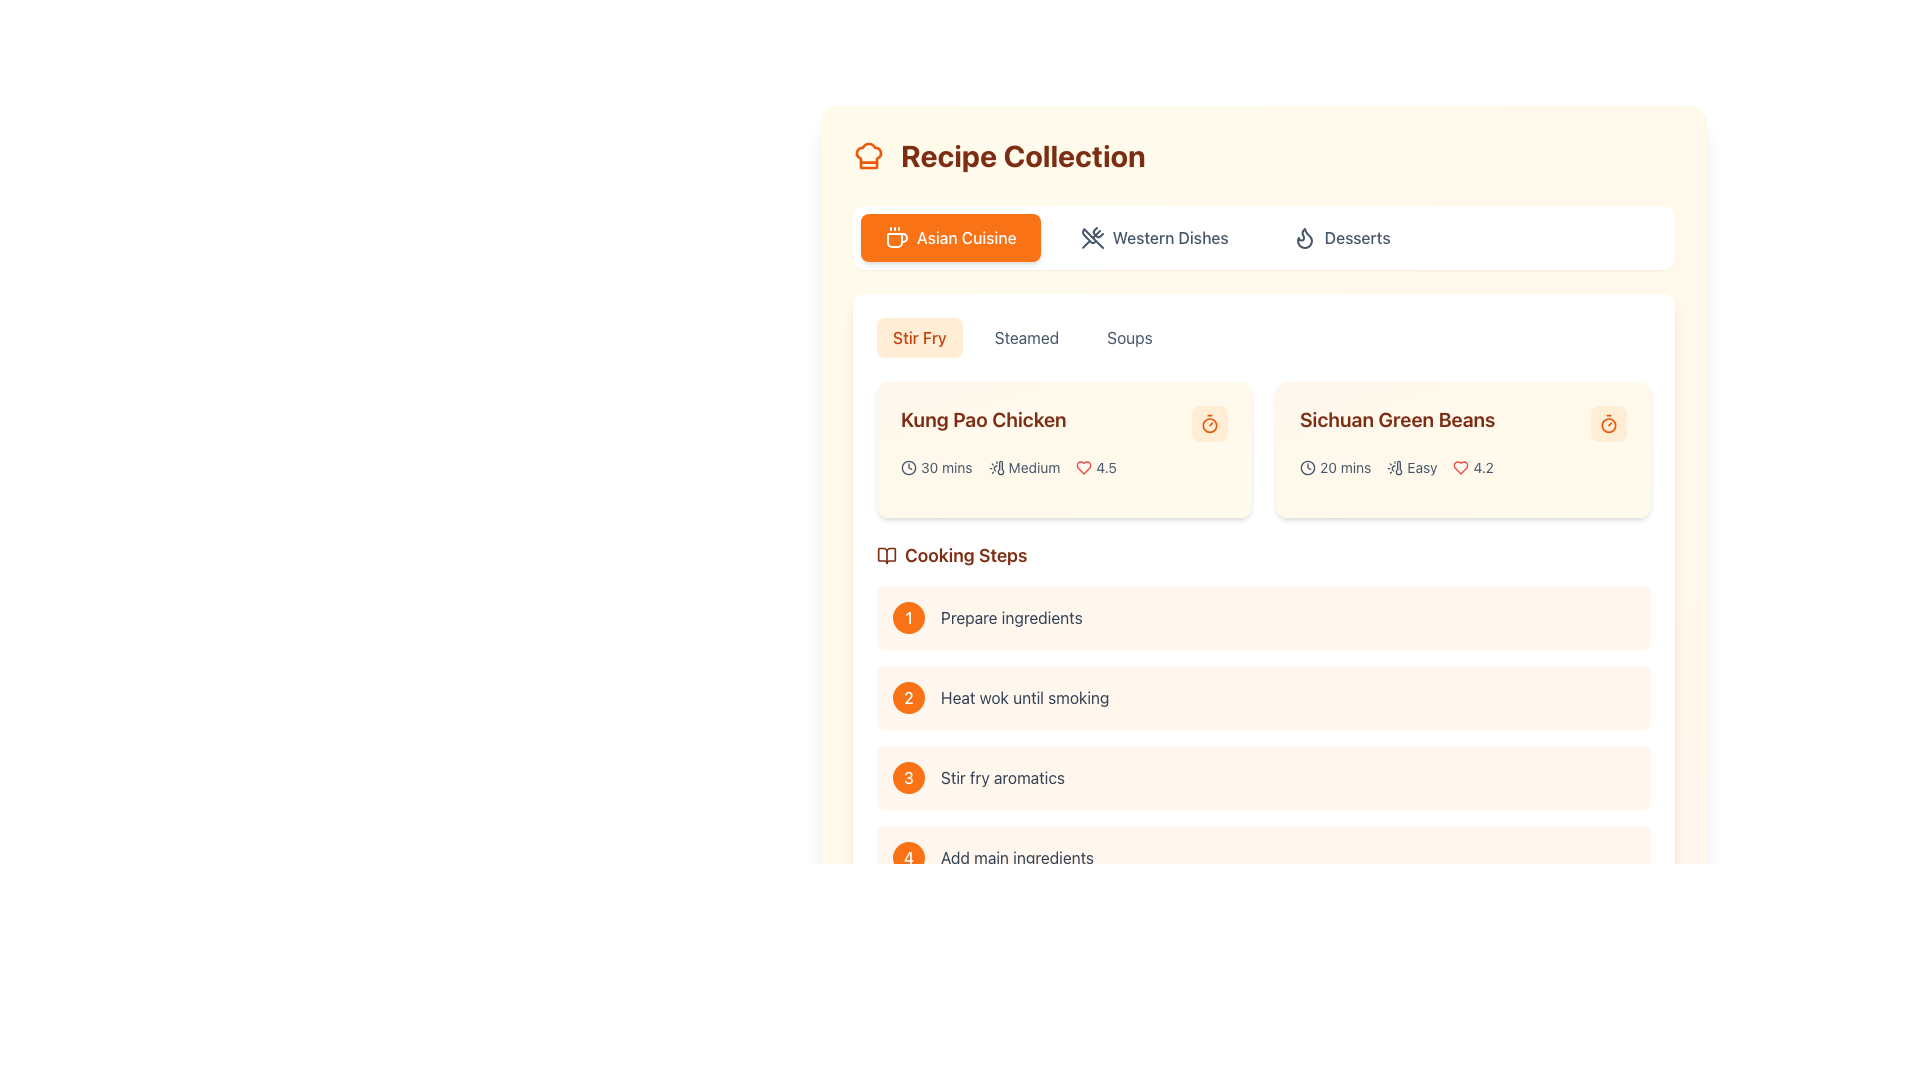 The height and width of the screenshot is (1080, 1920). Describe the element at coordinates (1063, 423) in the screenshot. I see `the 'Kung Pao Chicken' title text label located at the top-left of the yellow rectangular card in the 'Stir Fry' section of the 'Asian Cuisine' tab` at that location.